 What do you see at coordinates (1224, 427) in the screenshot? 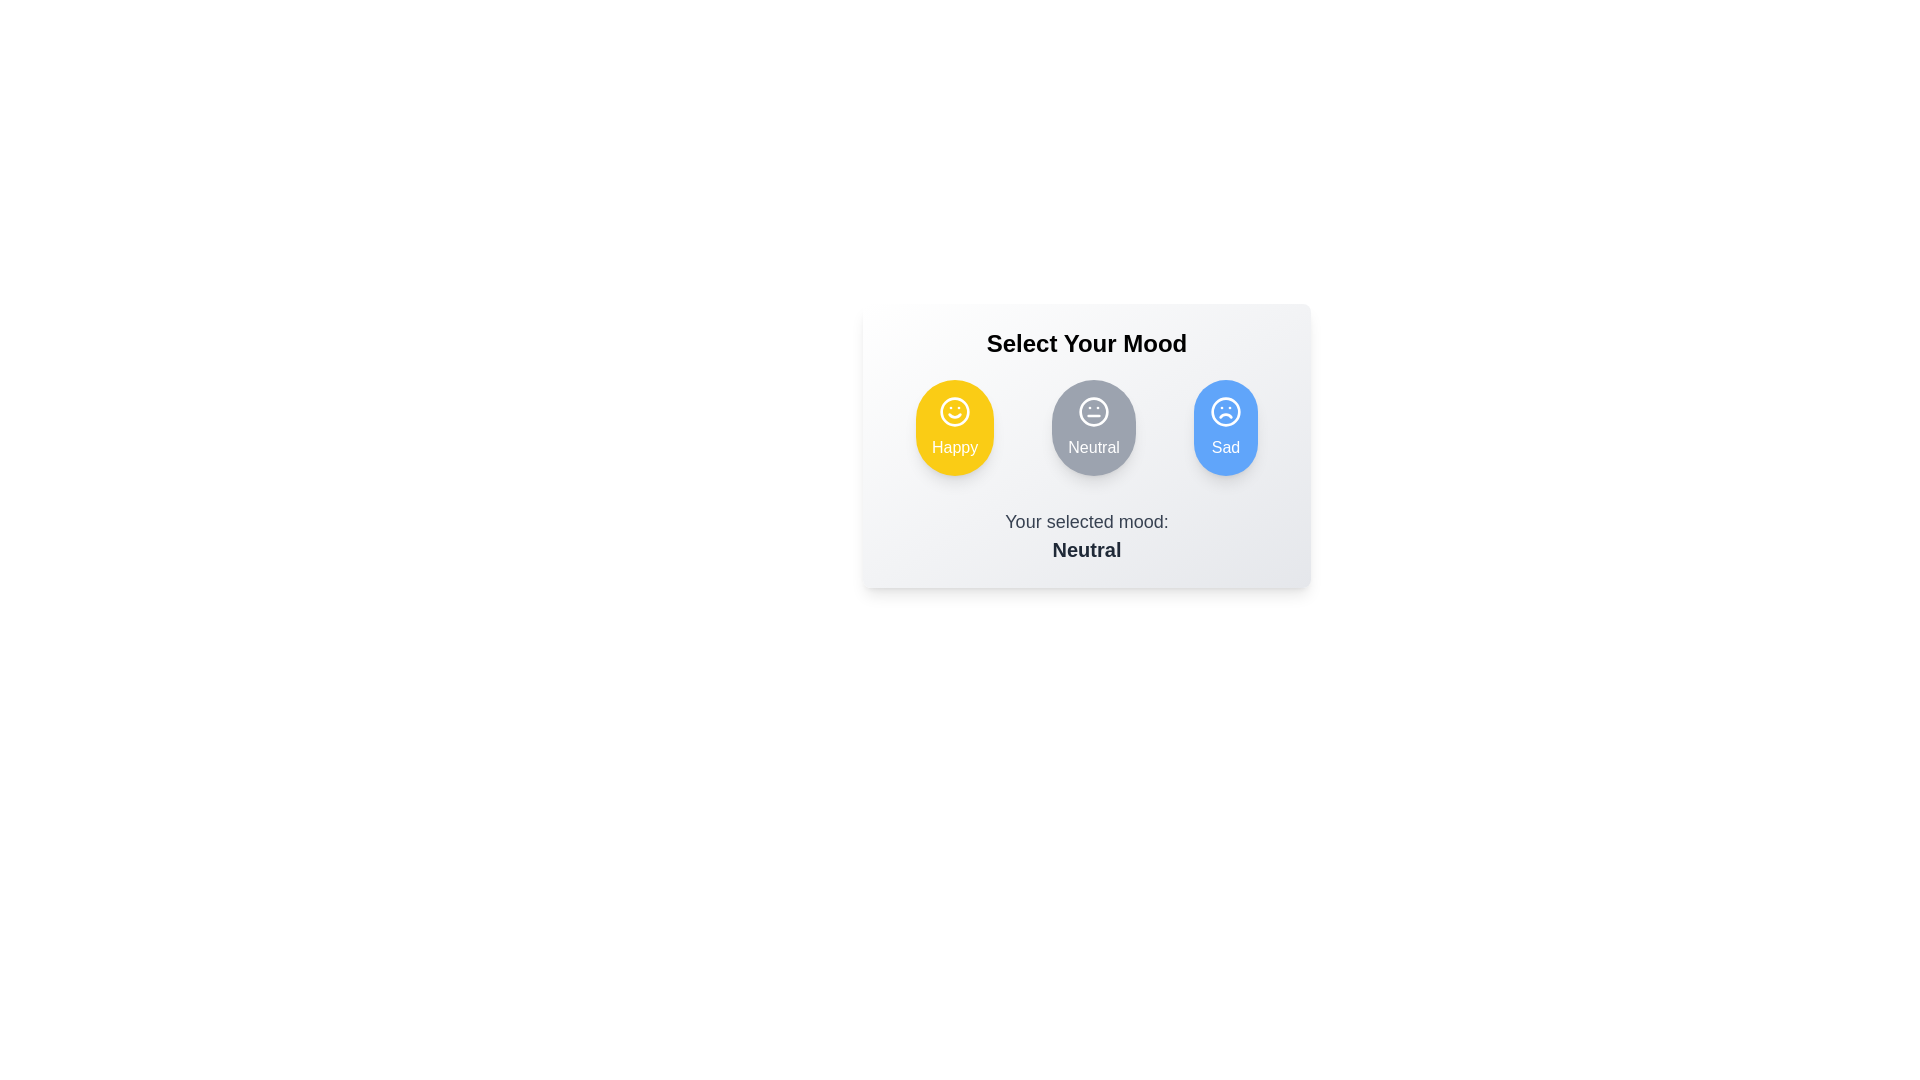
I see `the rightmost circular button with a blue background, white sad face icon, and 'Sad' text underneath, using keyboard tab navigation` at bounding box center [1224, 427].